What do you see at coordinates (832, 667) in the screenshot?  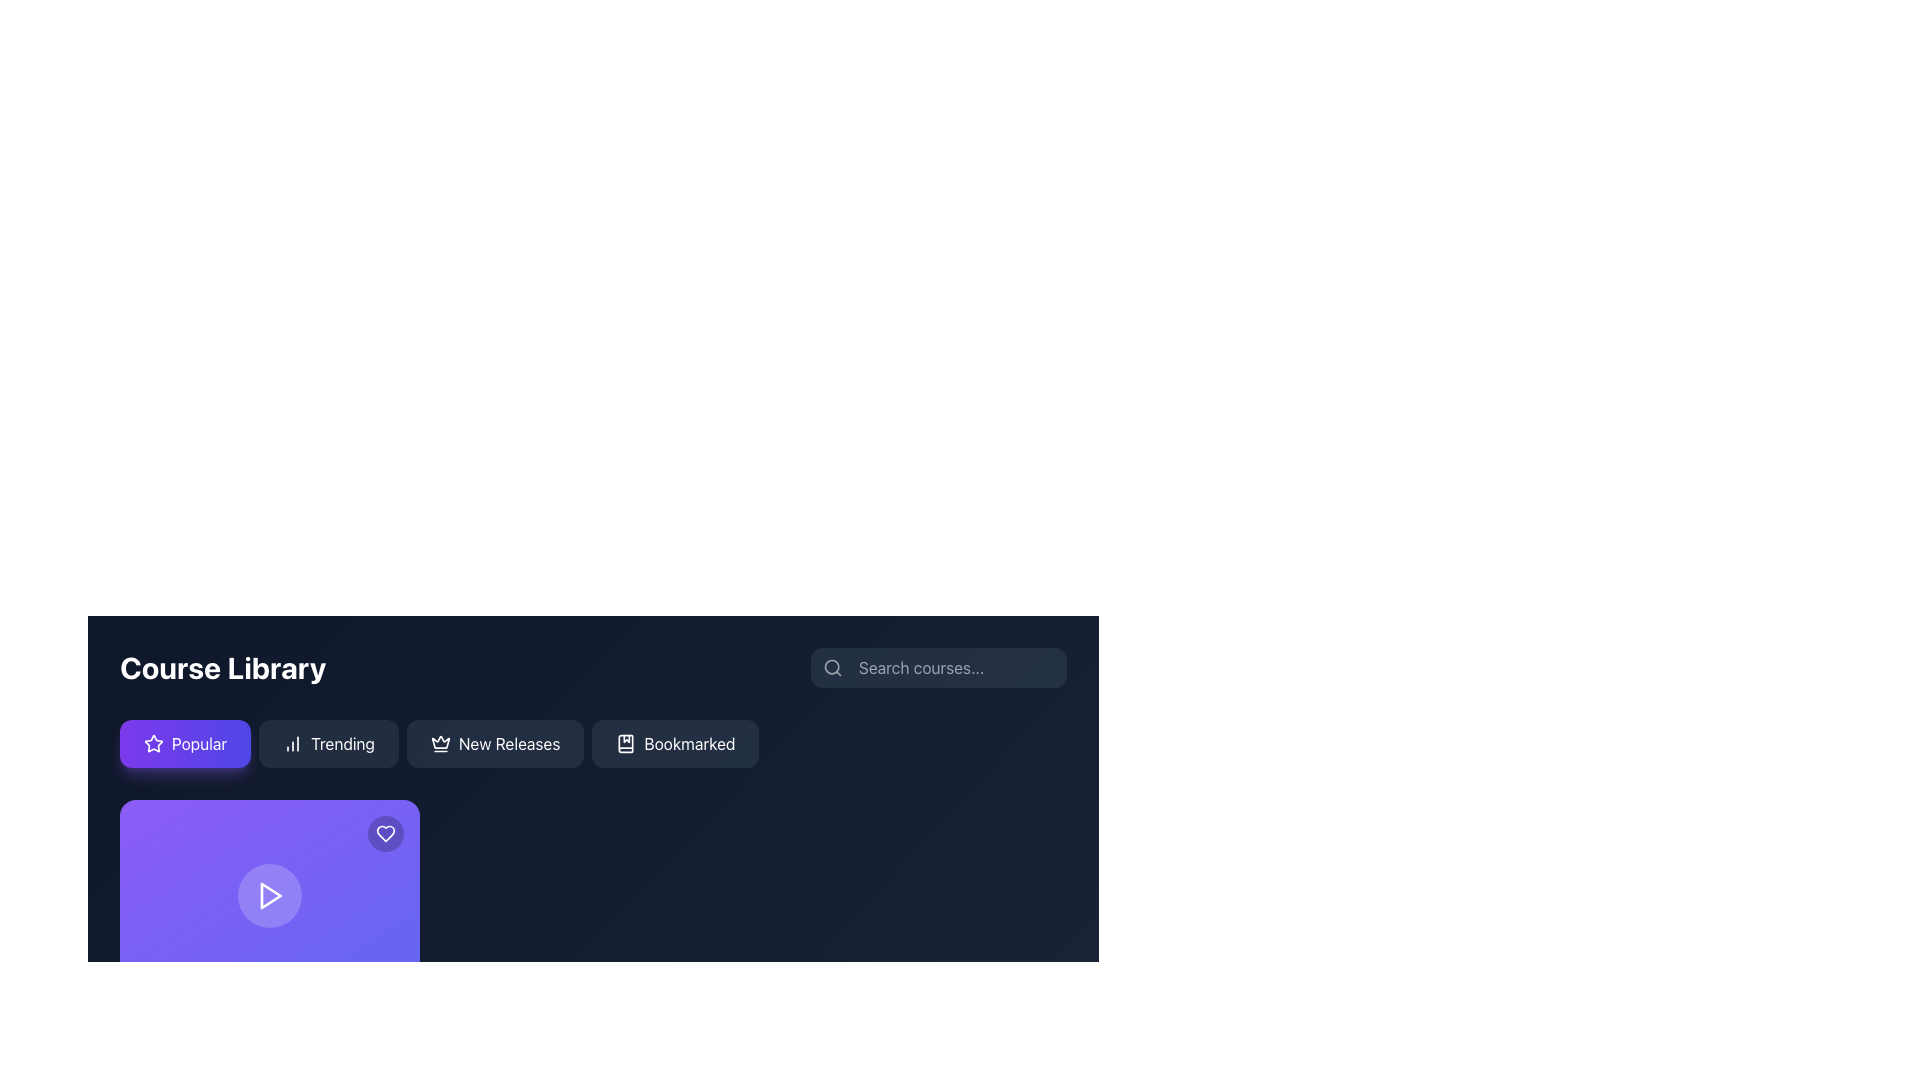 I see `the decorative circular graphic element within the magnifying glass icon, which is styled as part of an SVG graphic and has no fill` at bounding box center [832, 667].